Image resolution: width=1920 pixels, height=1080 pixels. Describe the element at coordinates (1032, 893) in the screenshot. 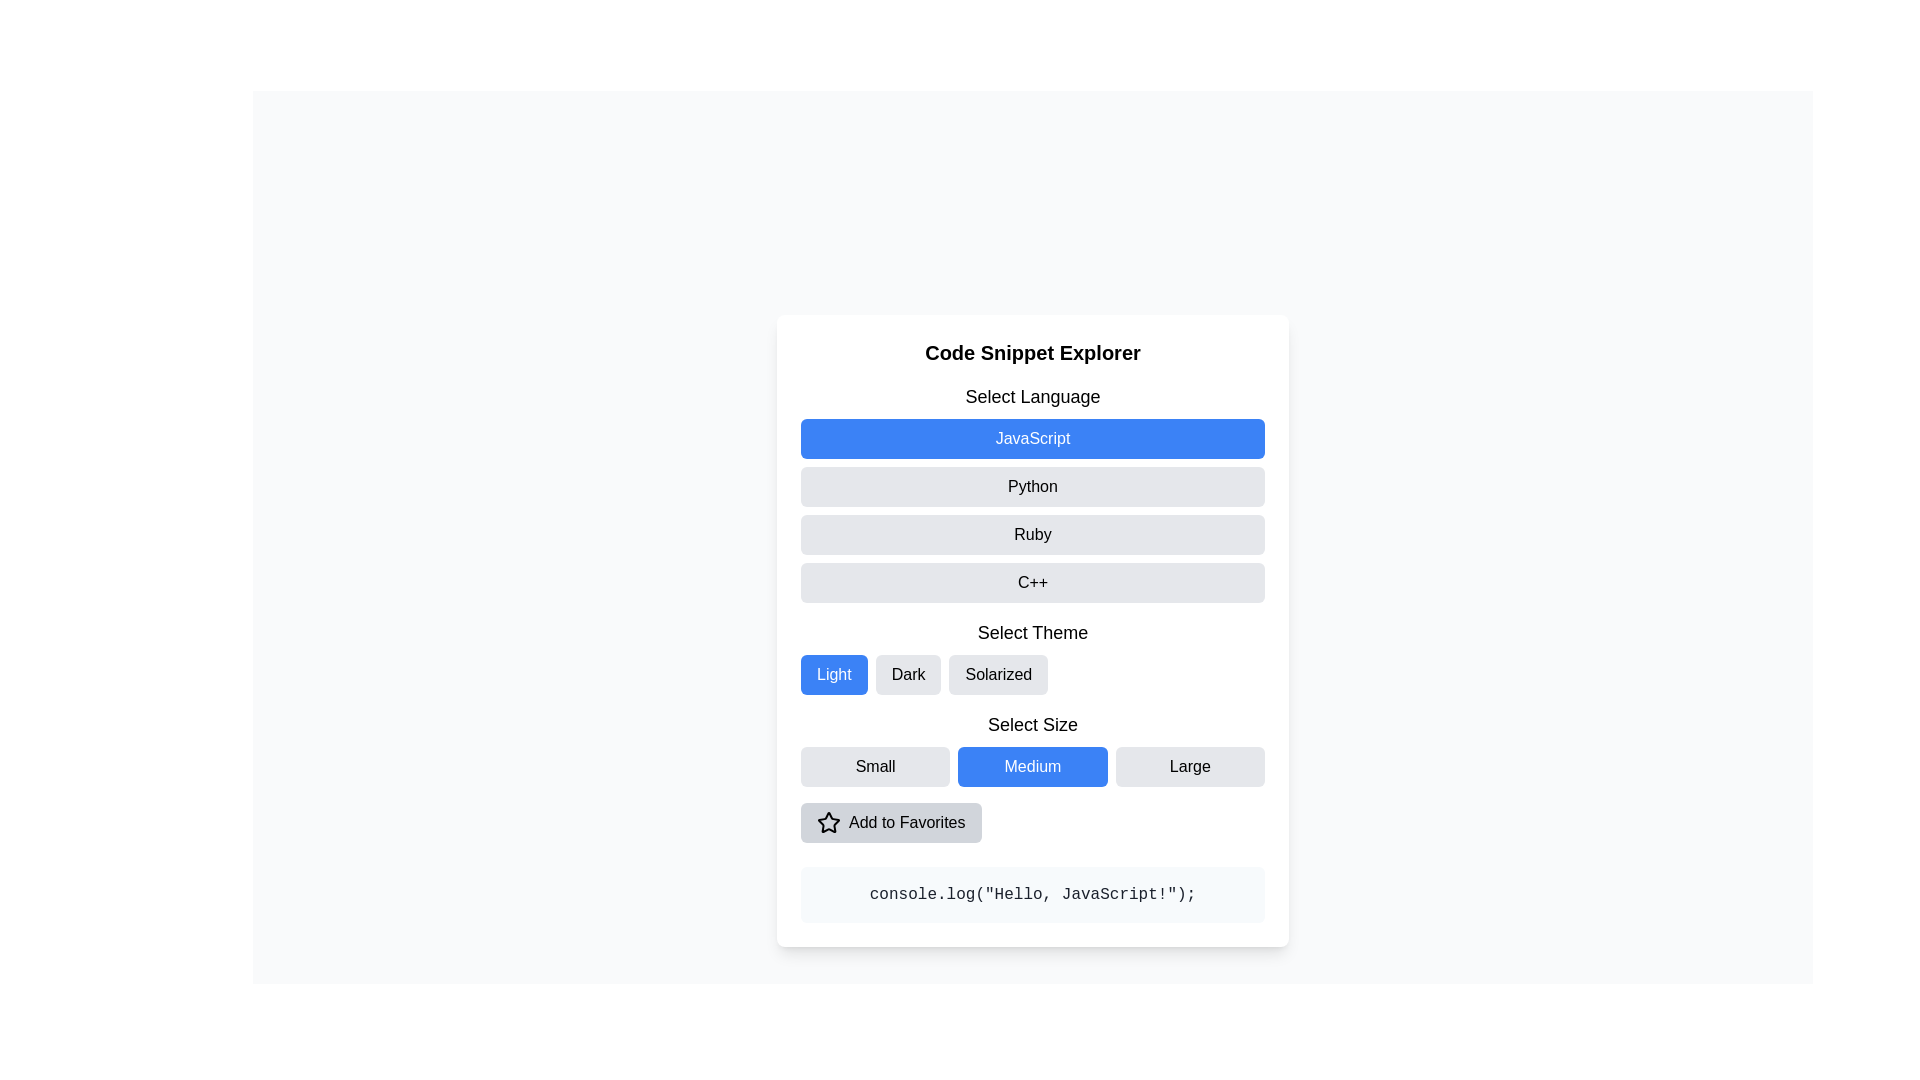

I see `the static text display showing 'console.log("Hello, JavaScript!");' which is located near the bottom of the interface` at that location.